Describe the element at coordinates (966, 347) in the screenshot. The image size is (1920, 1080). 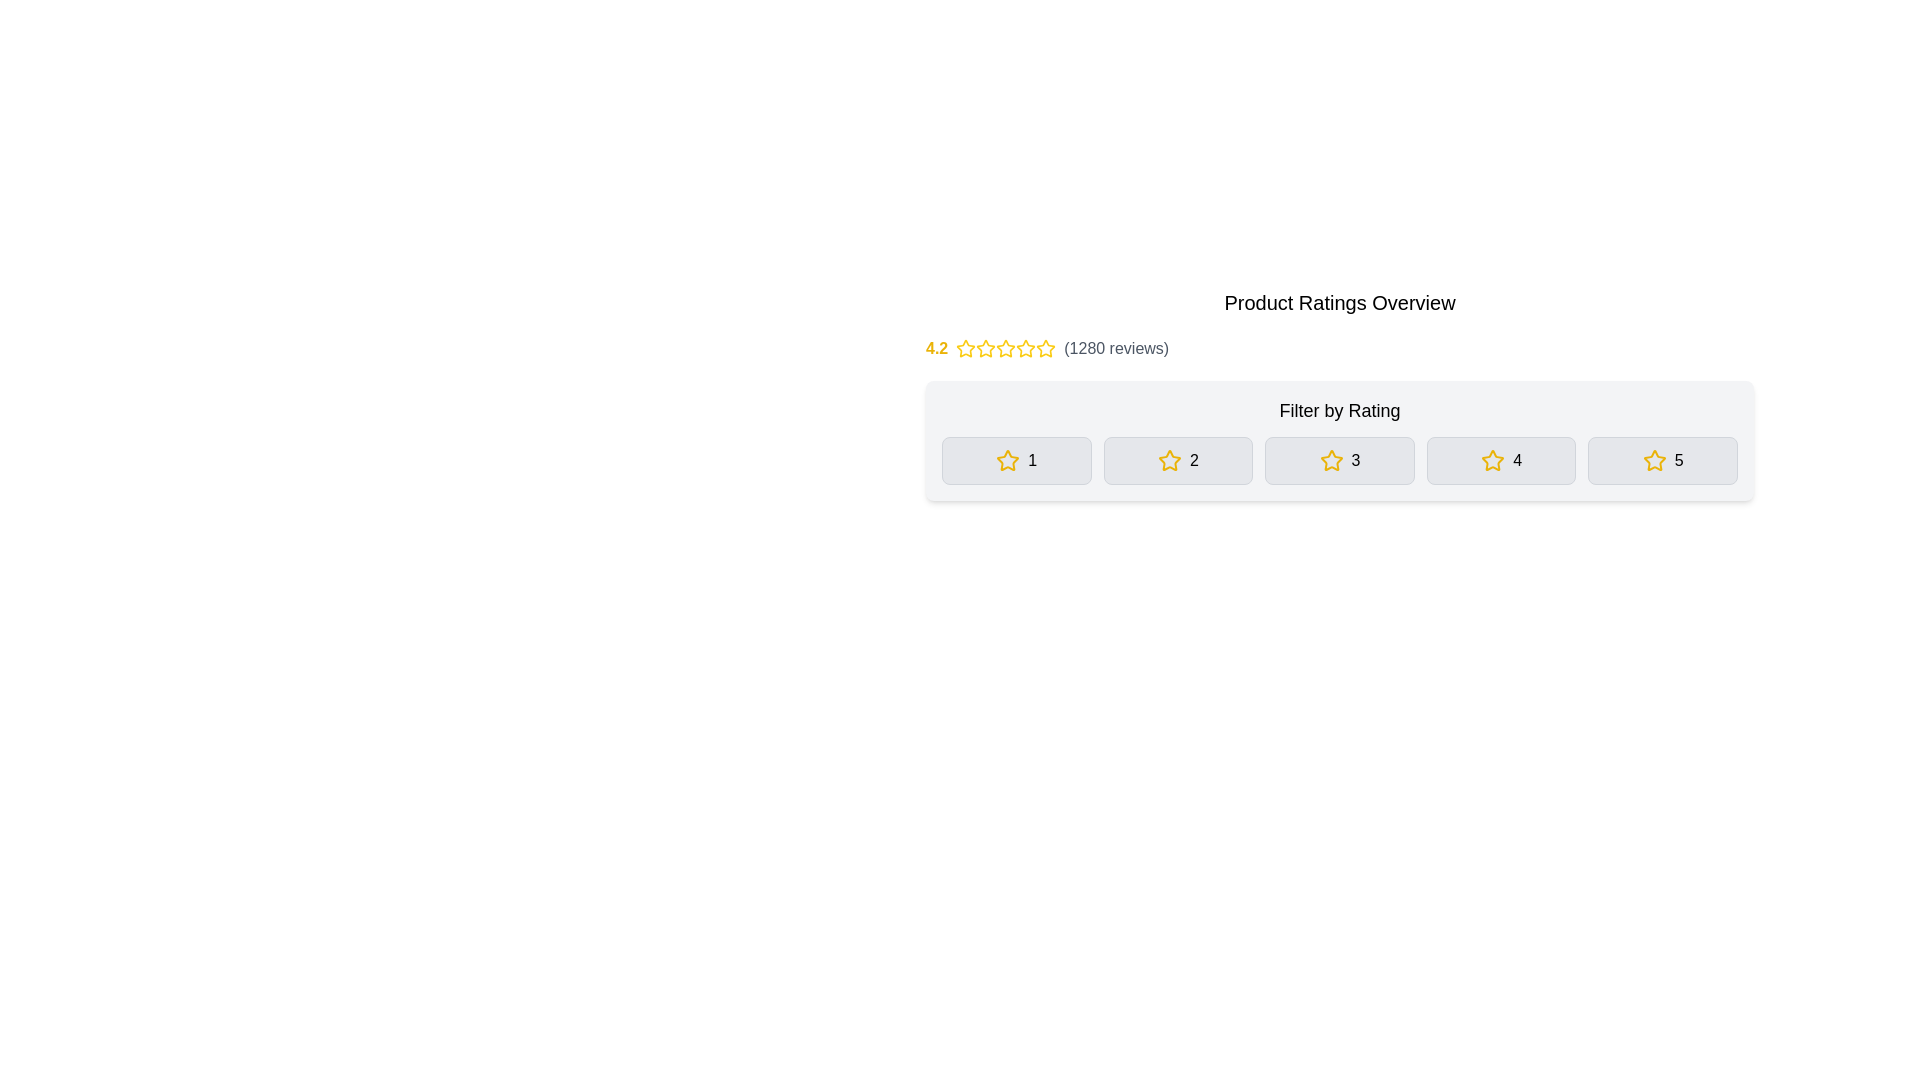
I see `the first star icon in the rating system, which has a yellow outline and is located to the right of the numeric rating text '4.2'` at that location.